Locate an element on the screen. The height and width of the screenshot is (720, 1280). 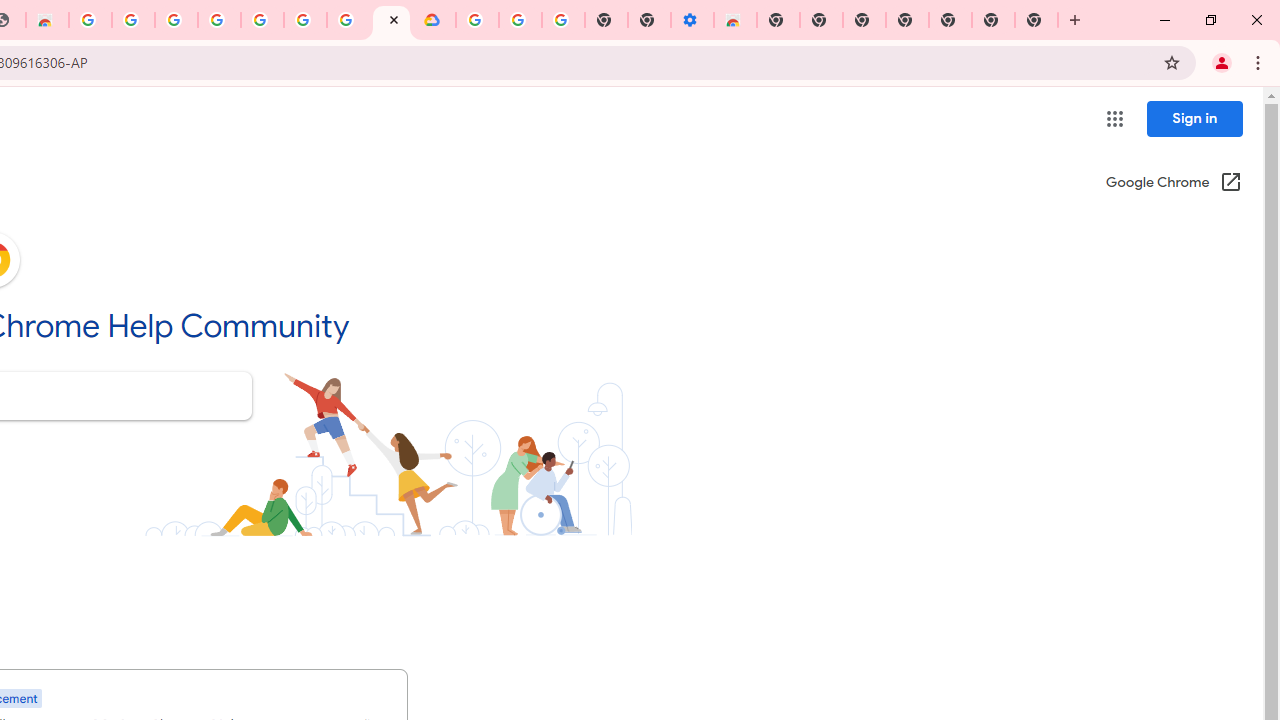
'Chrome Web Store - Household' is located at coordinates (47, 20).